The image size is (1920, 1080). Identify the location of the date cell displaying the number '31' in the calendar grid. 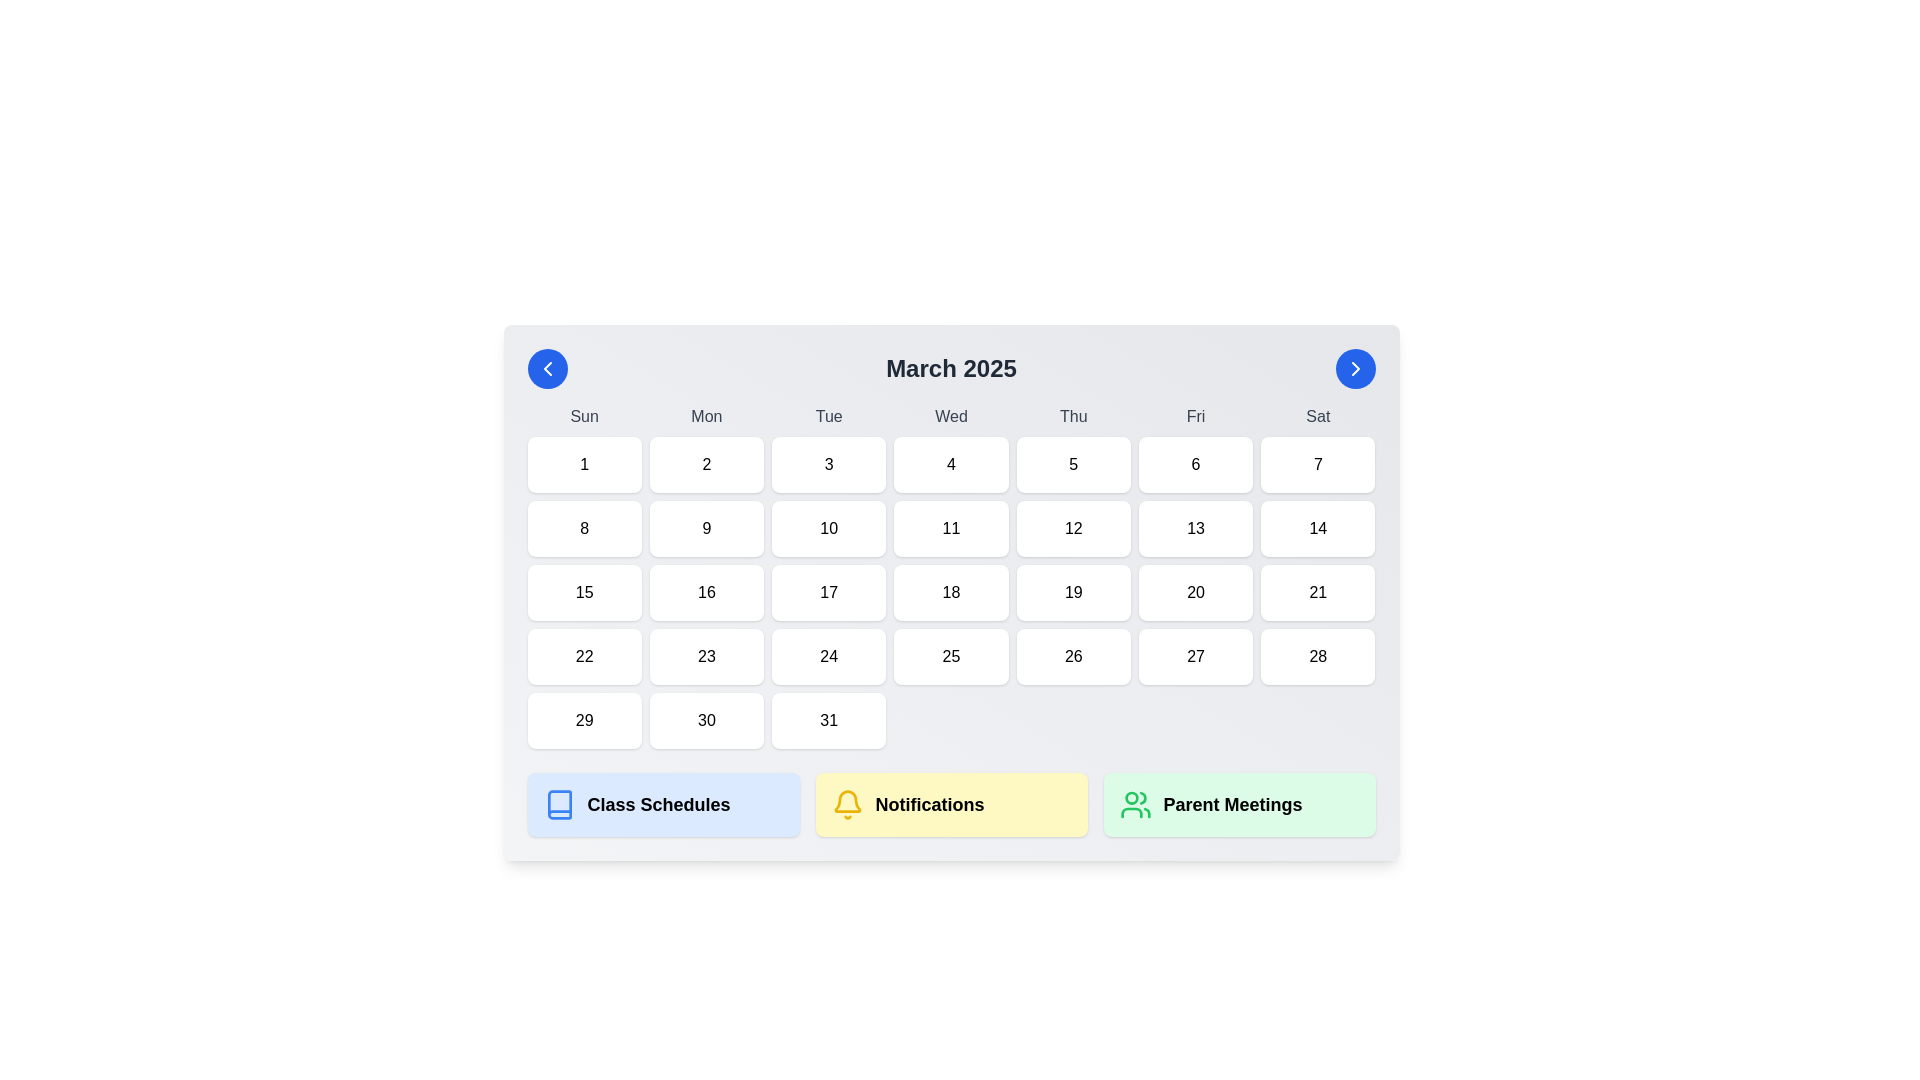
(829, 721).